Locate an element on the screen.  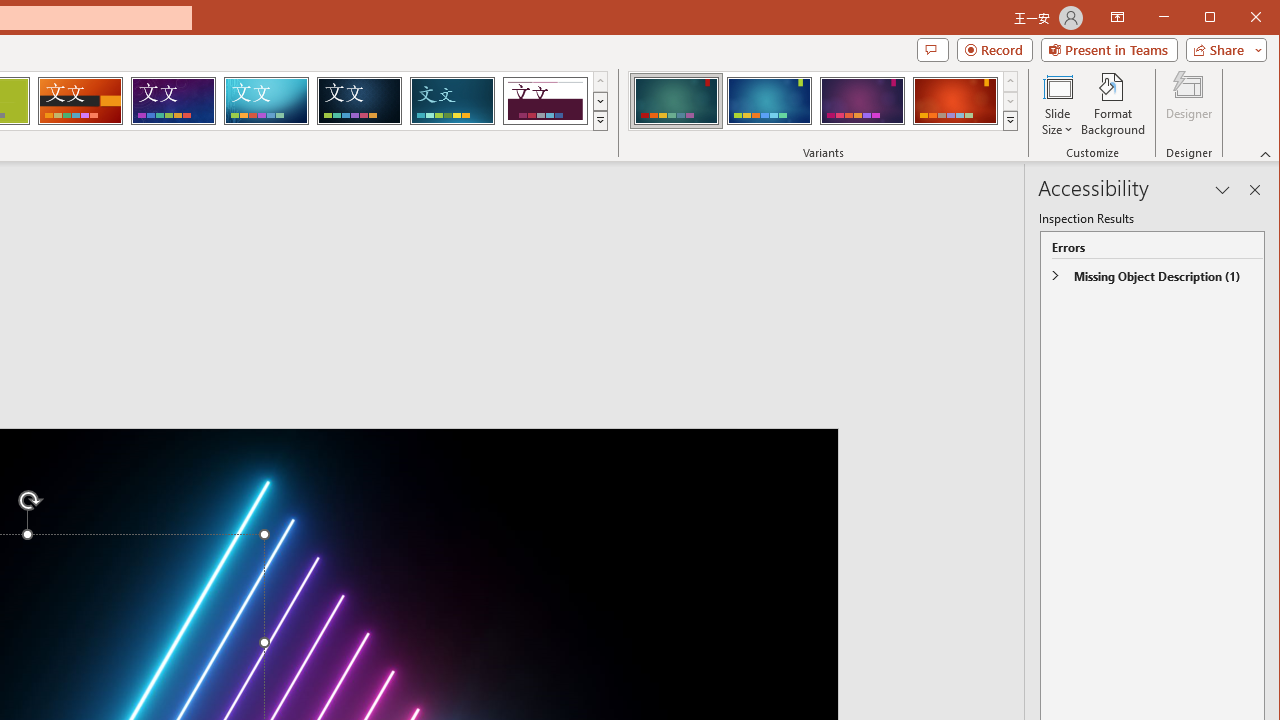
'Collapse the Ribbon' is located at coordinates (1265, 153).